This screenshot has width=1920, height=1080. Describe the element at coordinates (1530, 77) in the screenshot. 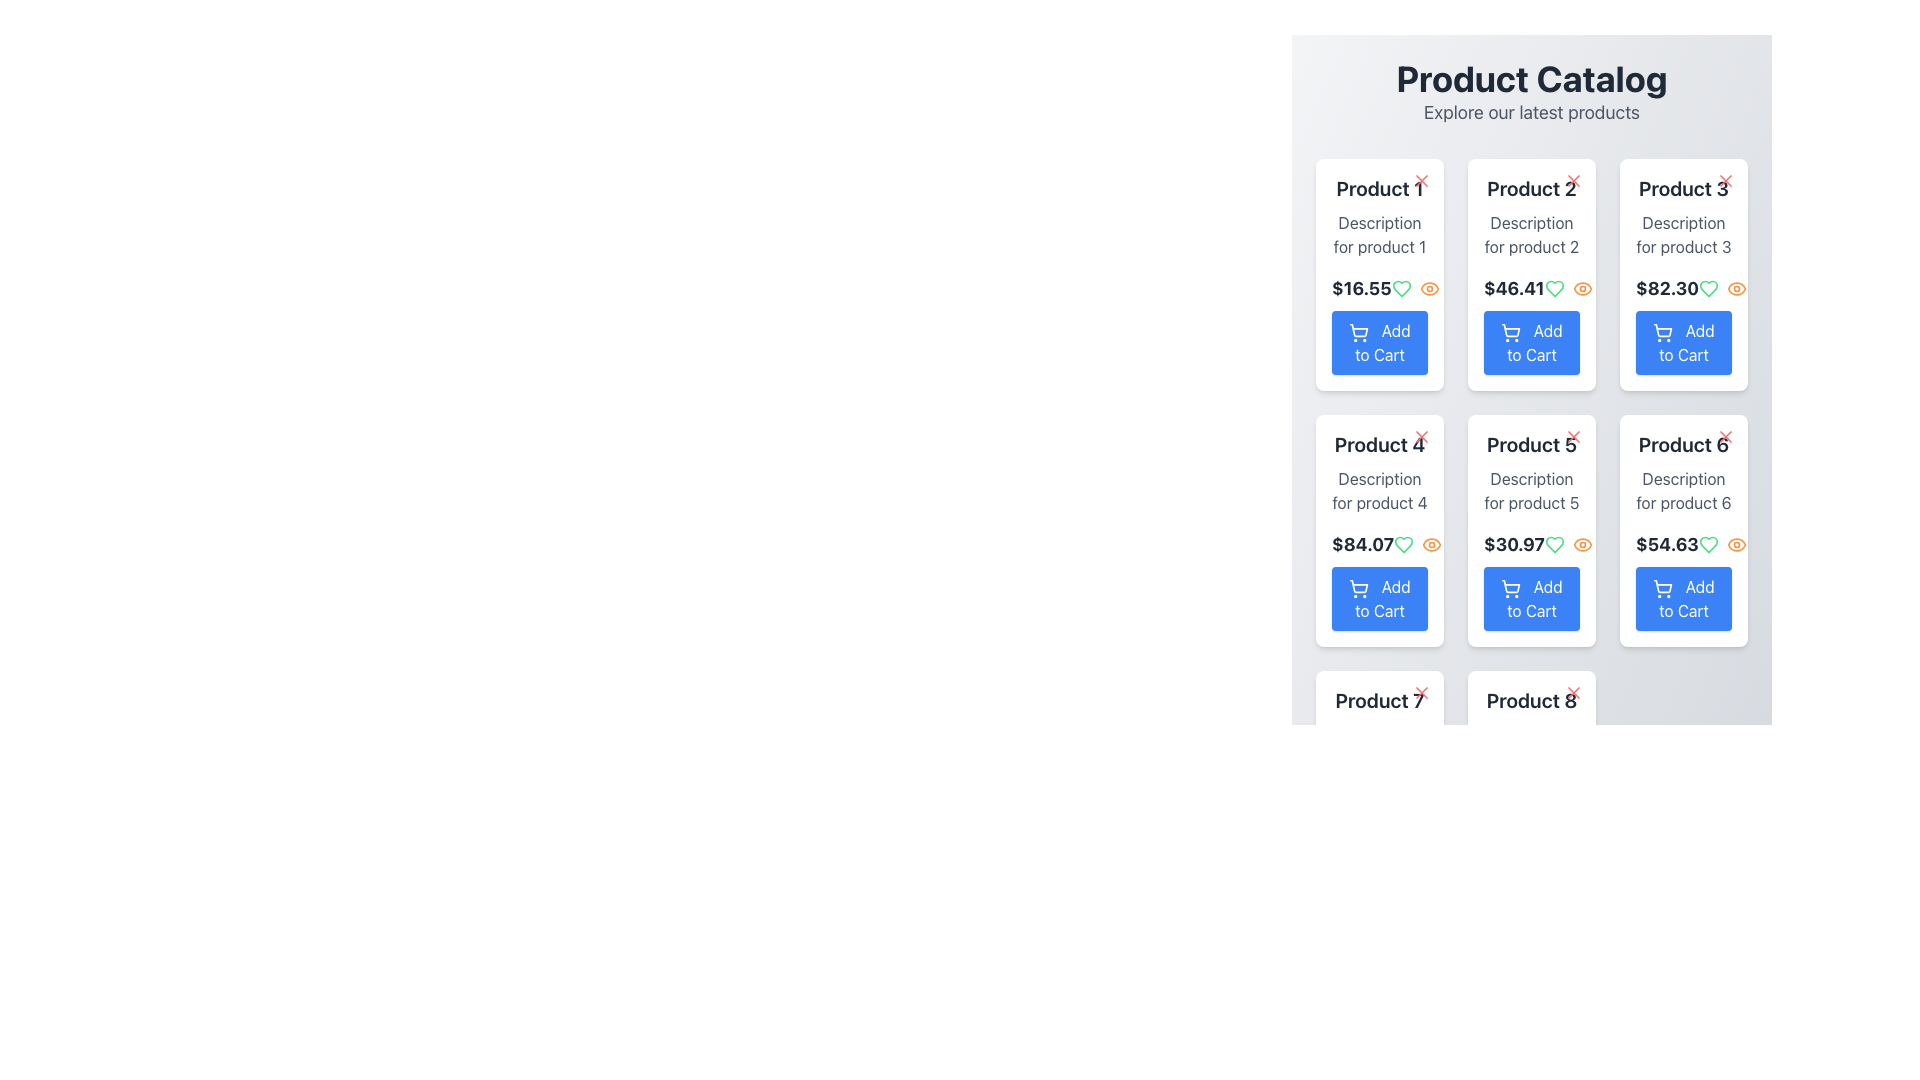

I see `the 'Product Catalog' header text, which is styled as large, bold black text and is located at the top of the list section of the interface` at that location.